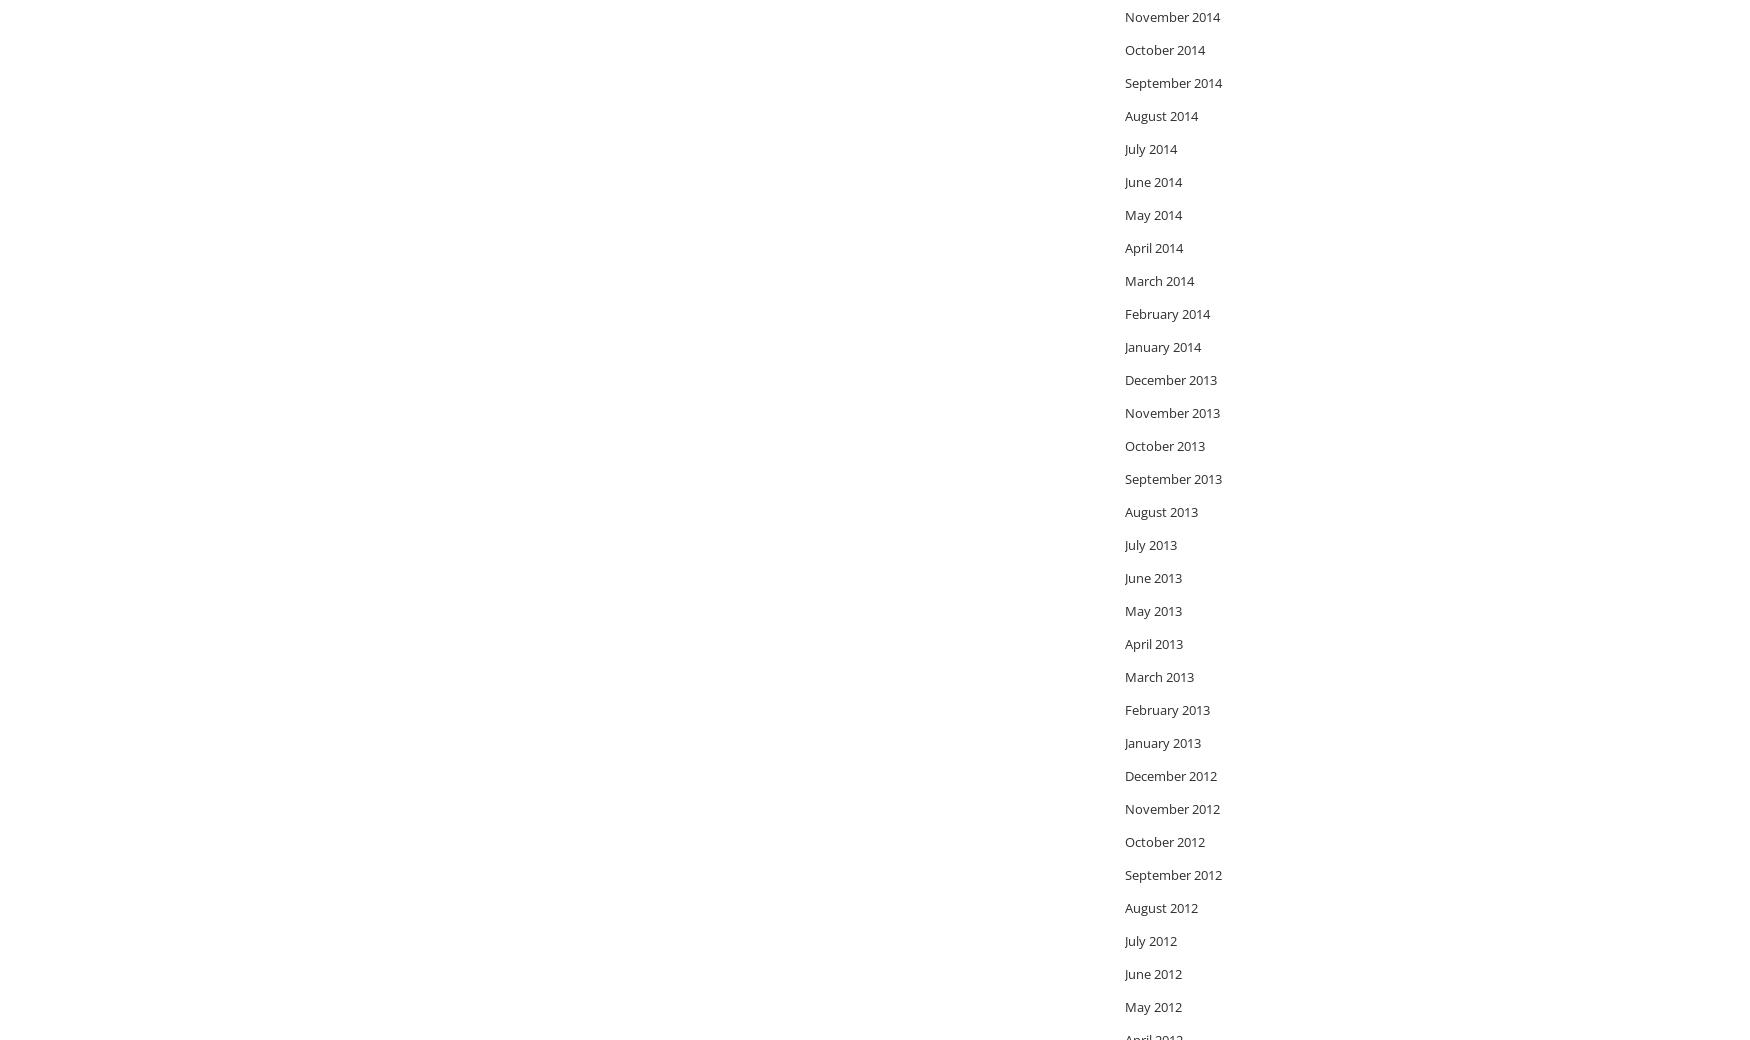  I want to click on 'March 2014', so click(1158, 278).